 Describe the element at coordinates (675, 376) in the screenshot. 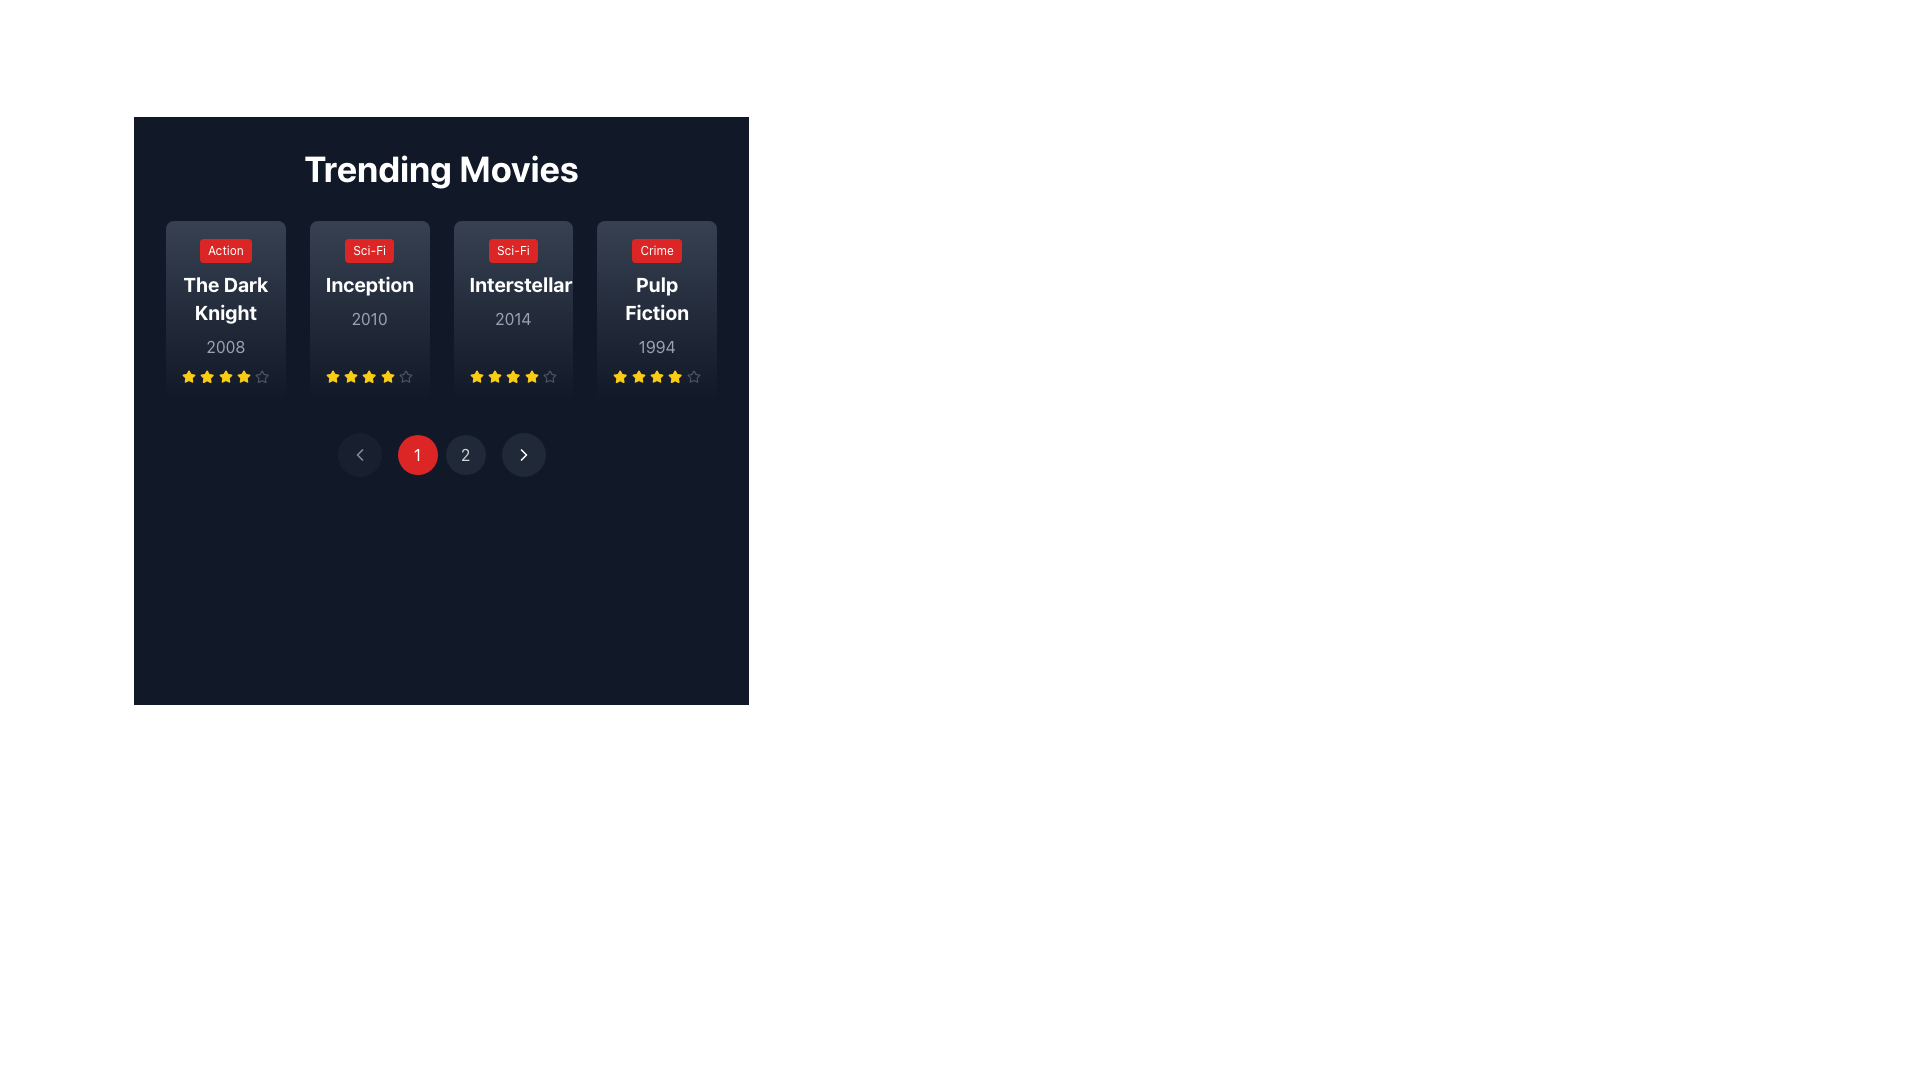

I see `the yellow star icon representing the first rating level for the 'Pulp Fiction' card in the 'Trending Movies' section` at that location.